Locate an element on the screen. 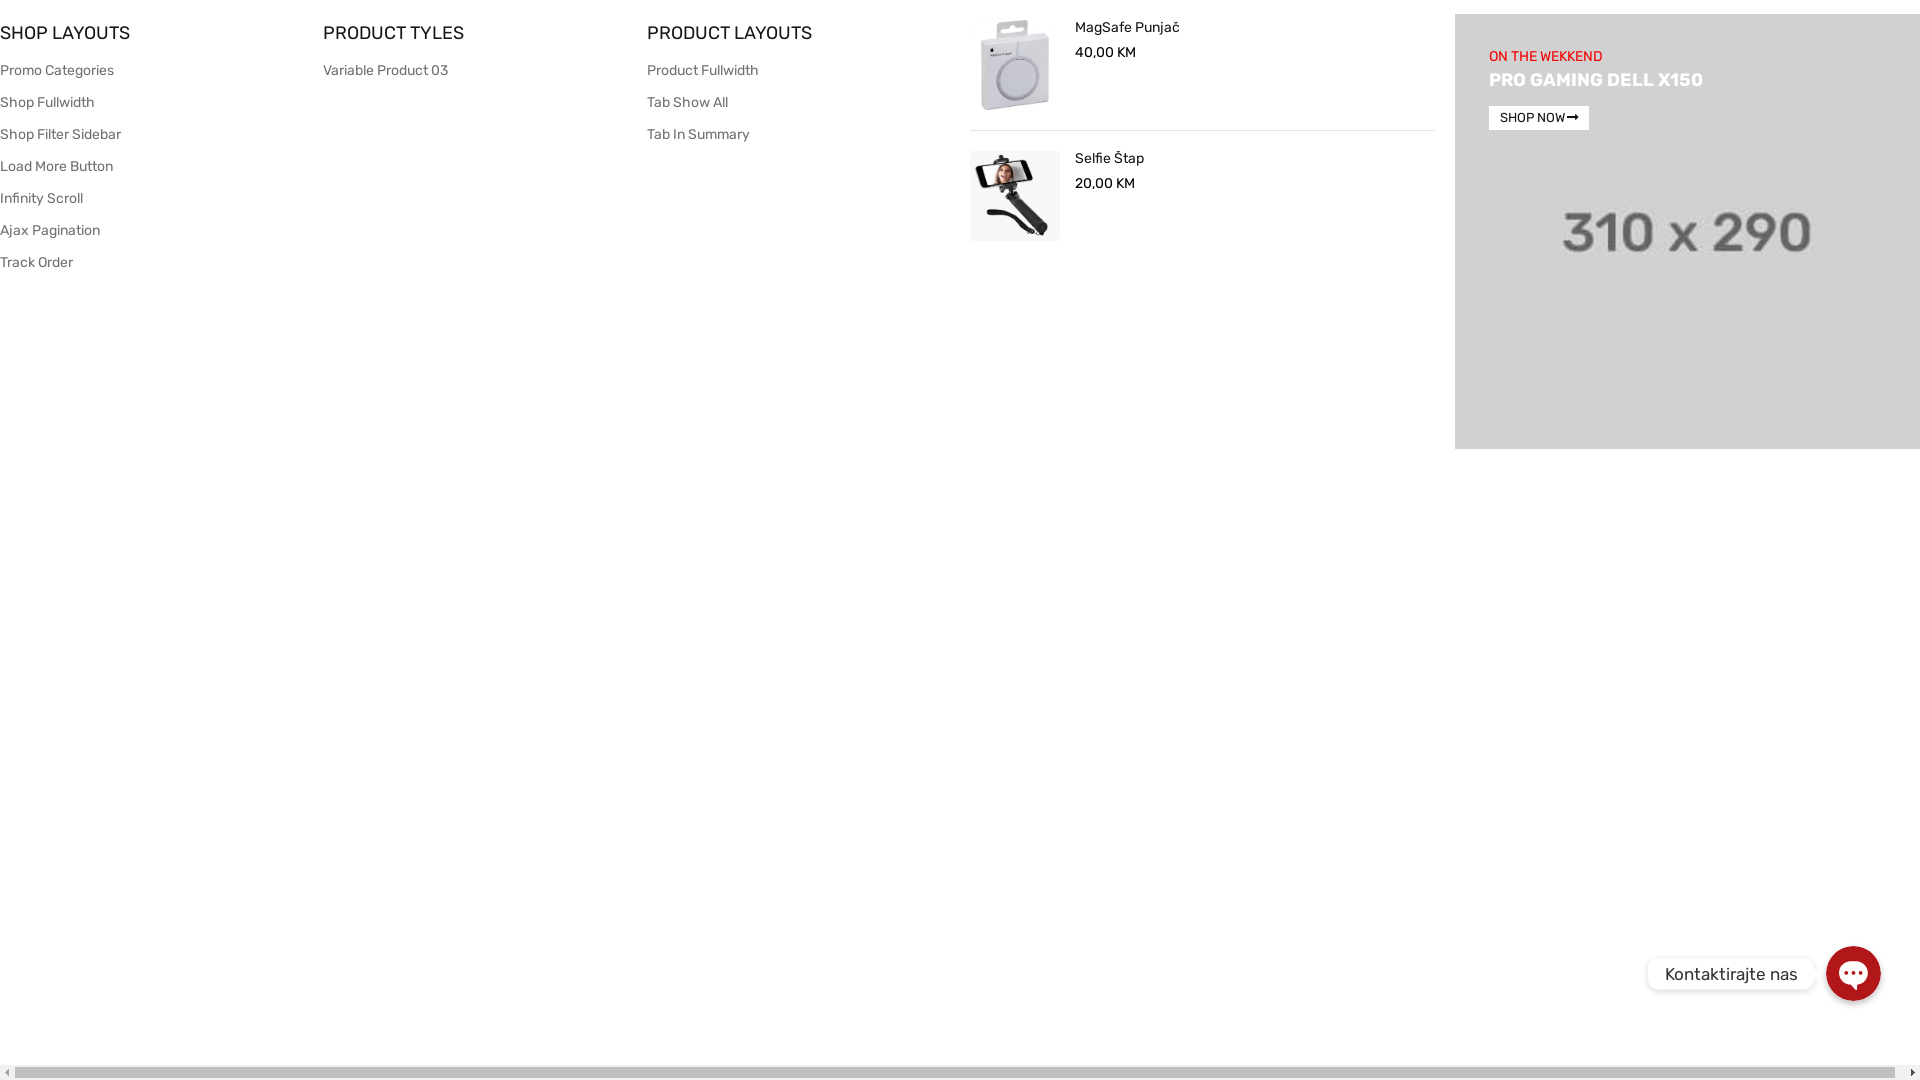  'Promo Categories' is located at coordinates (57, 69).